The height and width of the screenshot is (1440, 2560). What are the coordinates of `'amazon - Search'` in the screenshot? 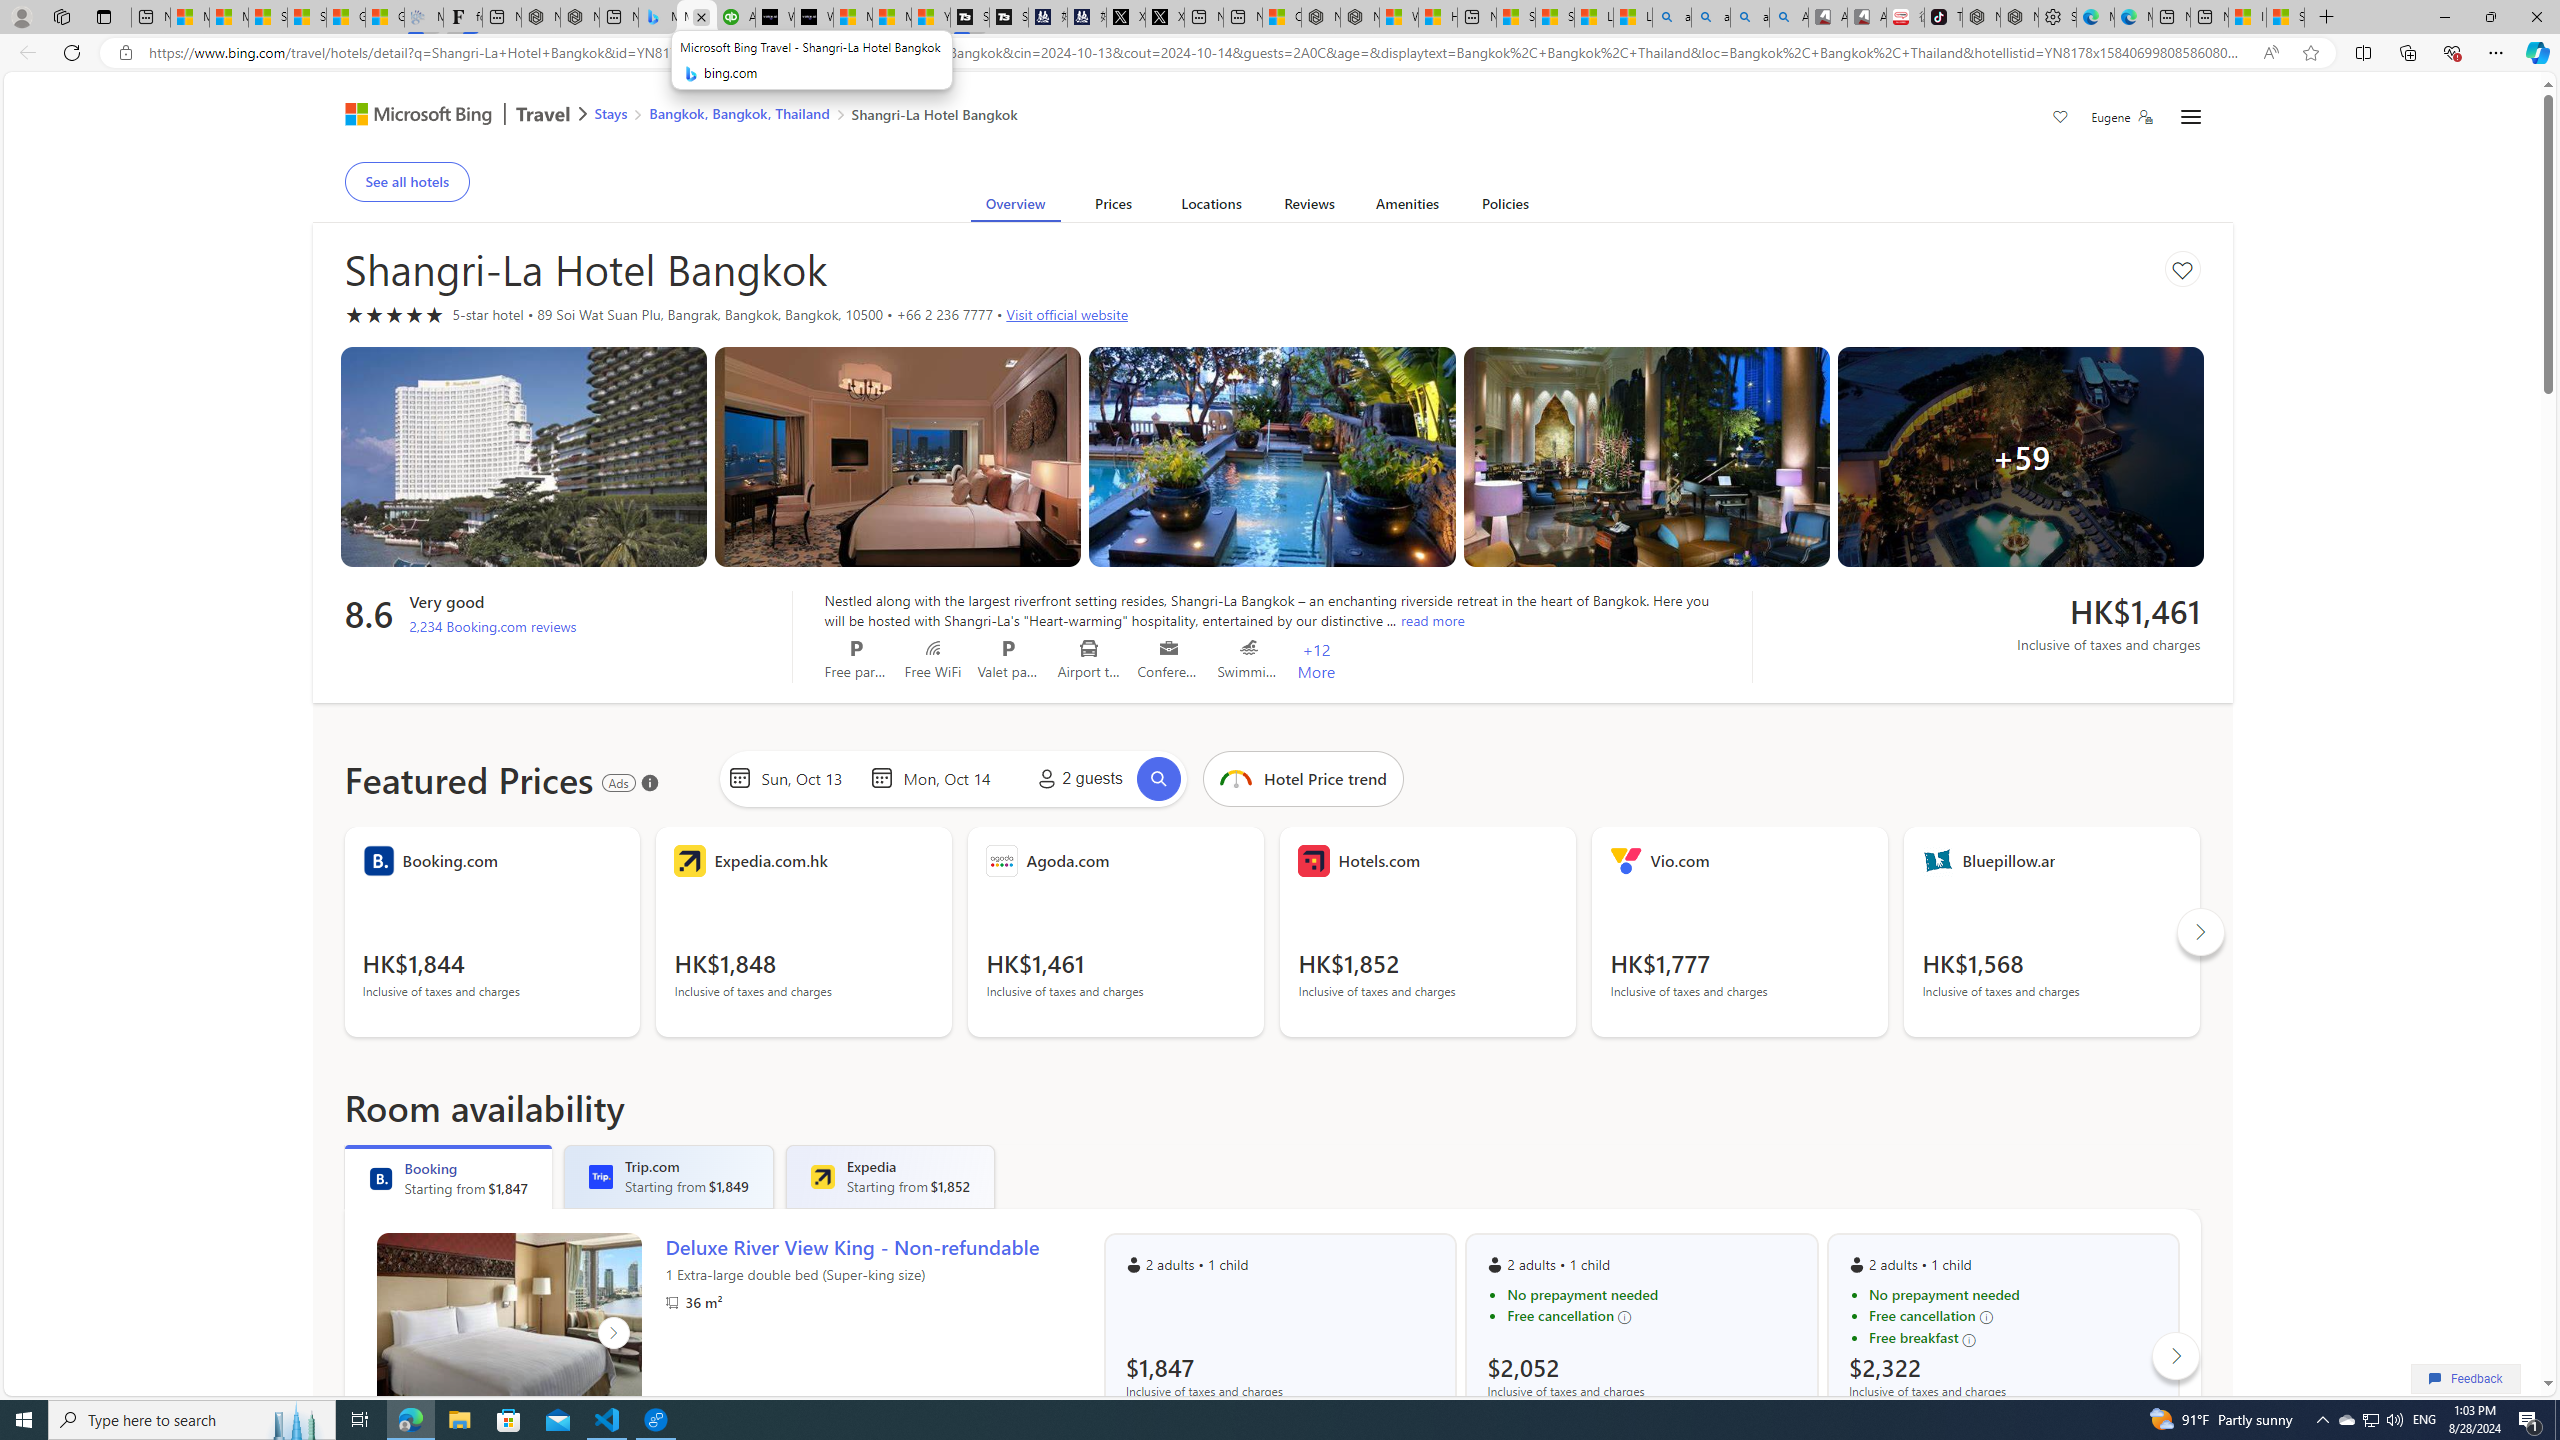 It's located at (1709, 16).